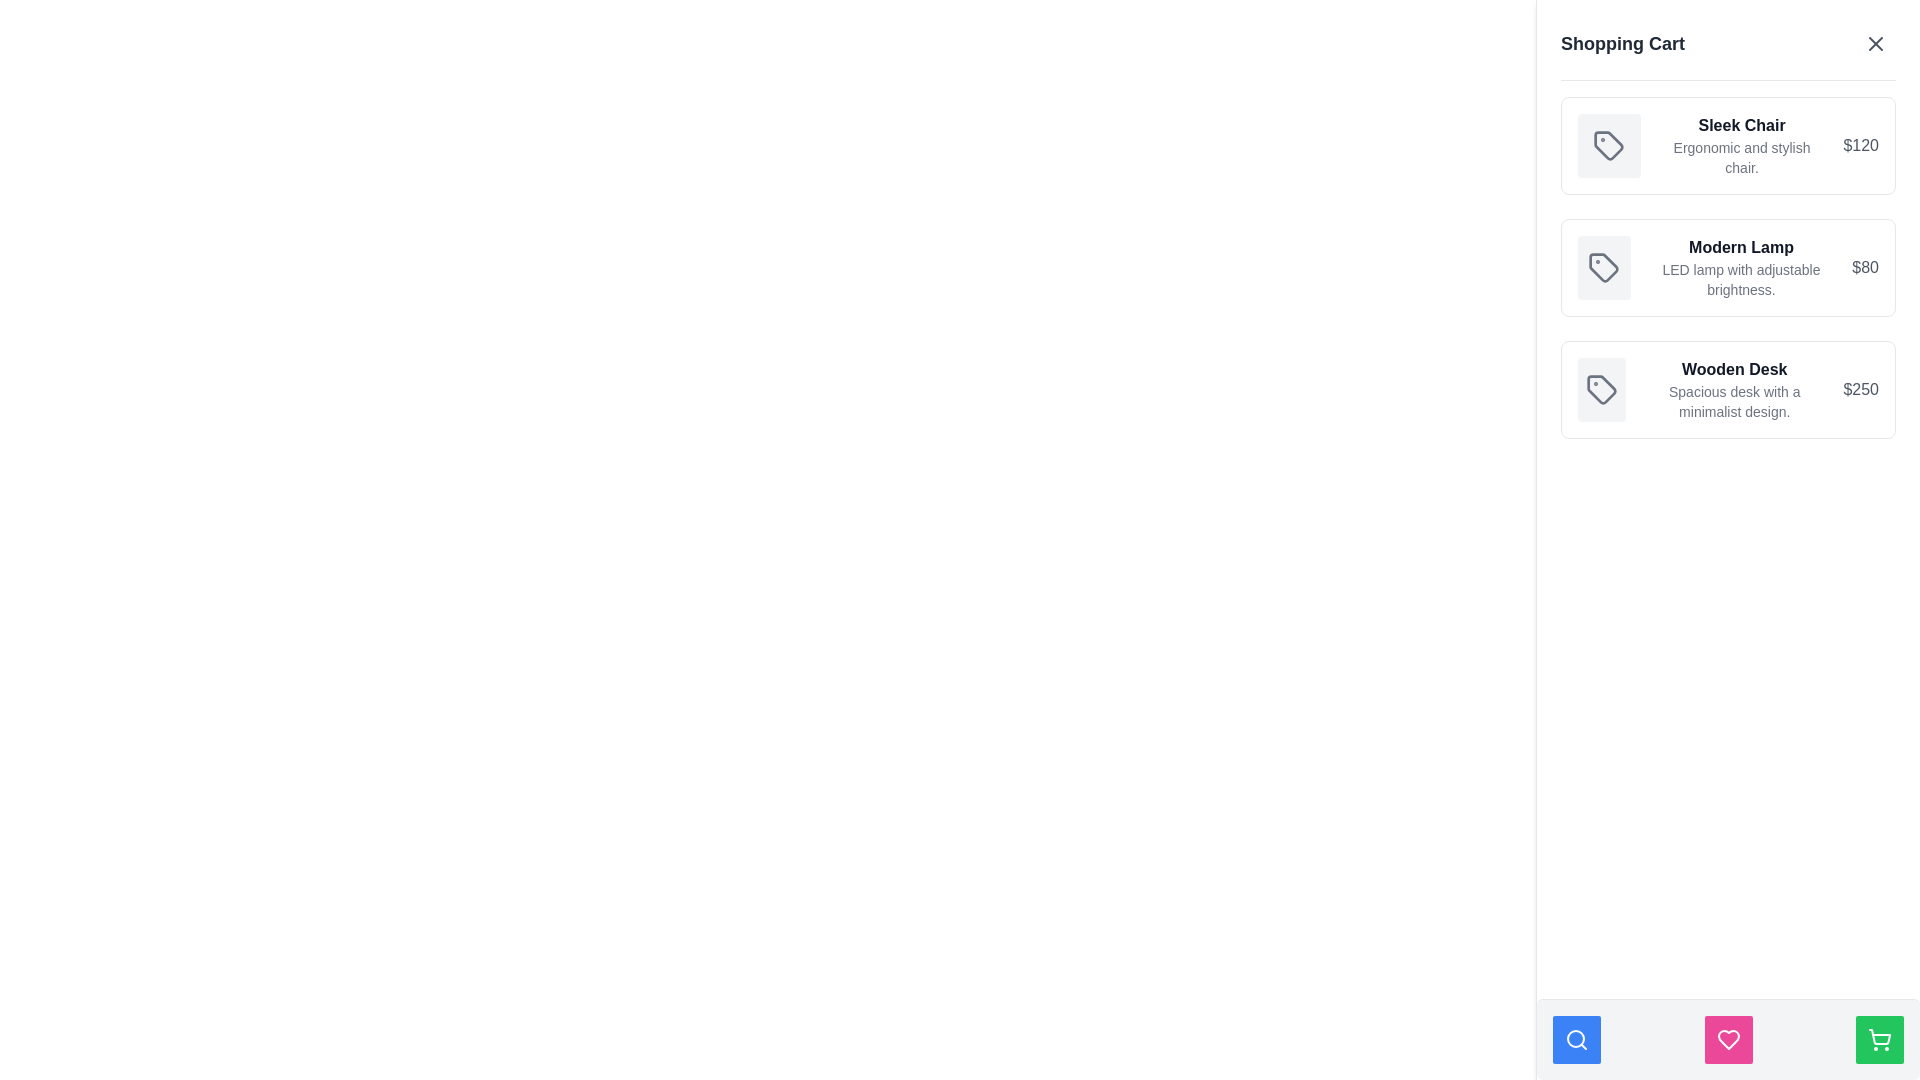  What do you see at coordinates (1741, 157) in the screenshot?
I see `the text display that reads 'Ergonomic and stylish chair', located below the title 'Sleek Chair' in the list item` at bounding box center [1741, 157].